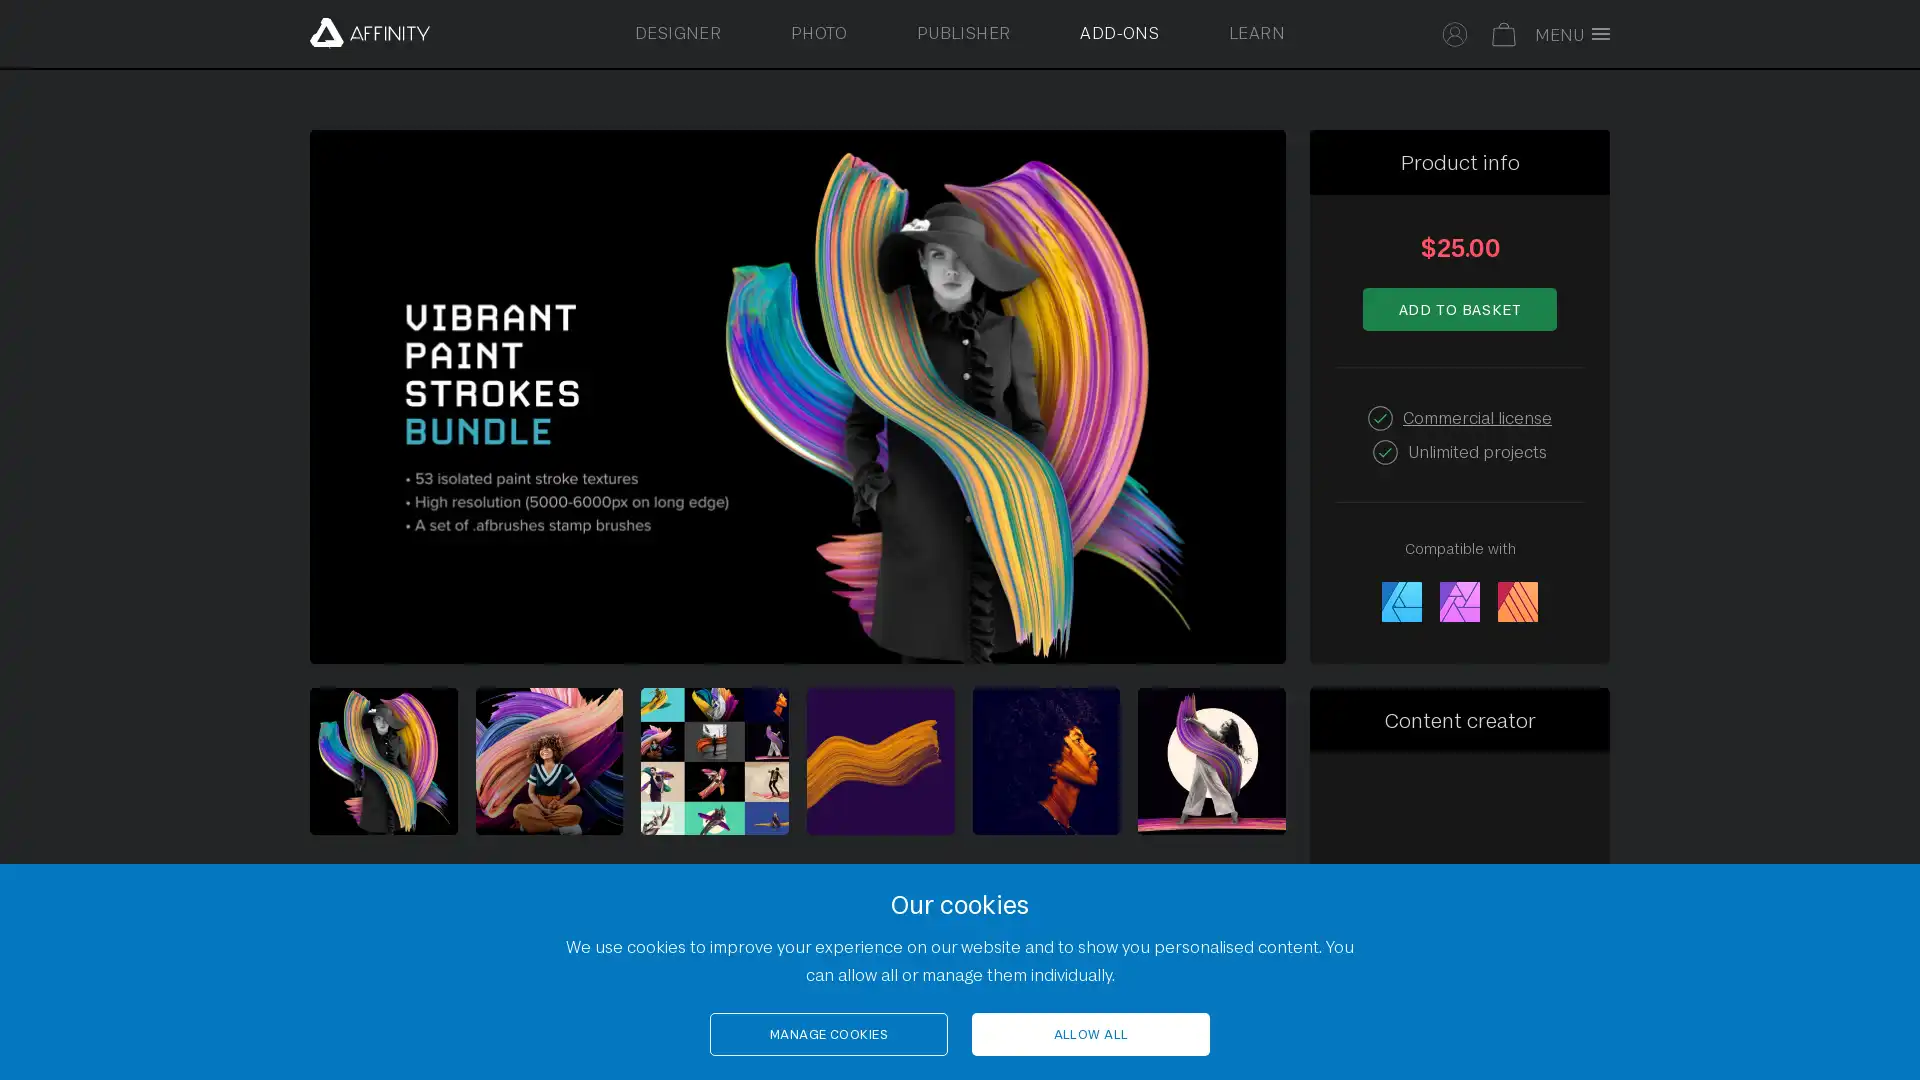 This screenshot has width=1920, height=1080. What do you see at coordinates (1459, 308) in the screenshot?
I see `Add to basket` at bounding box center [1459, 308].